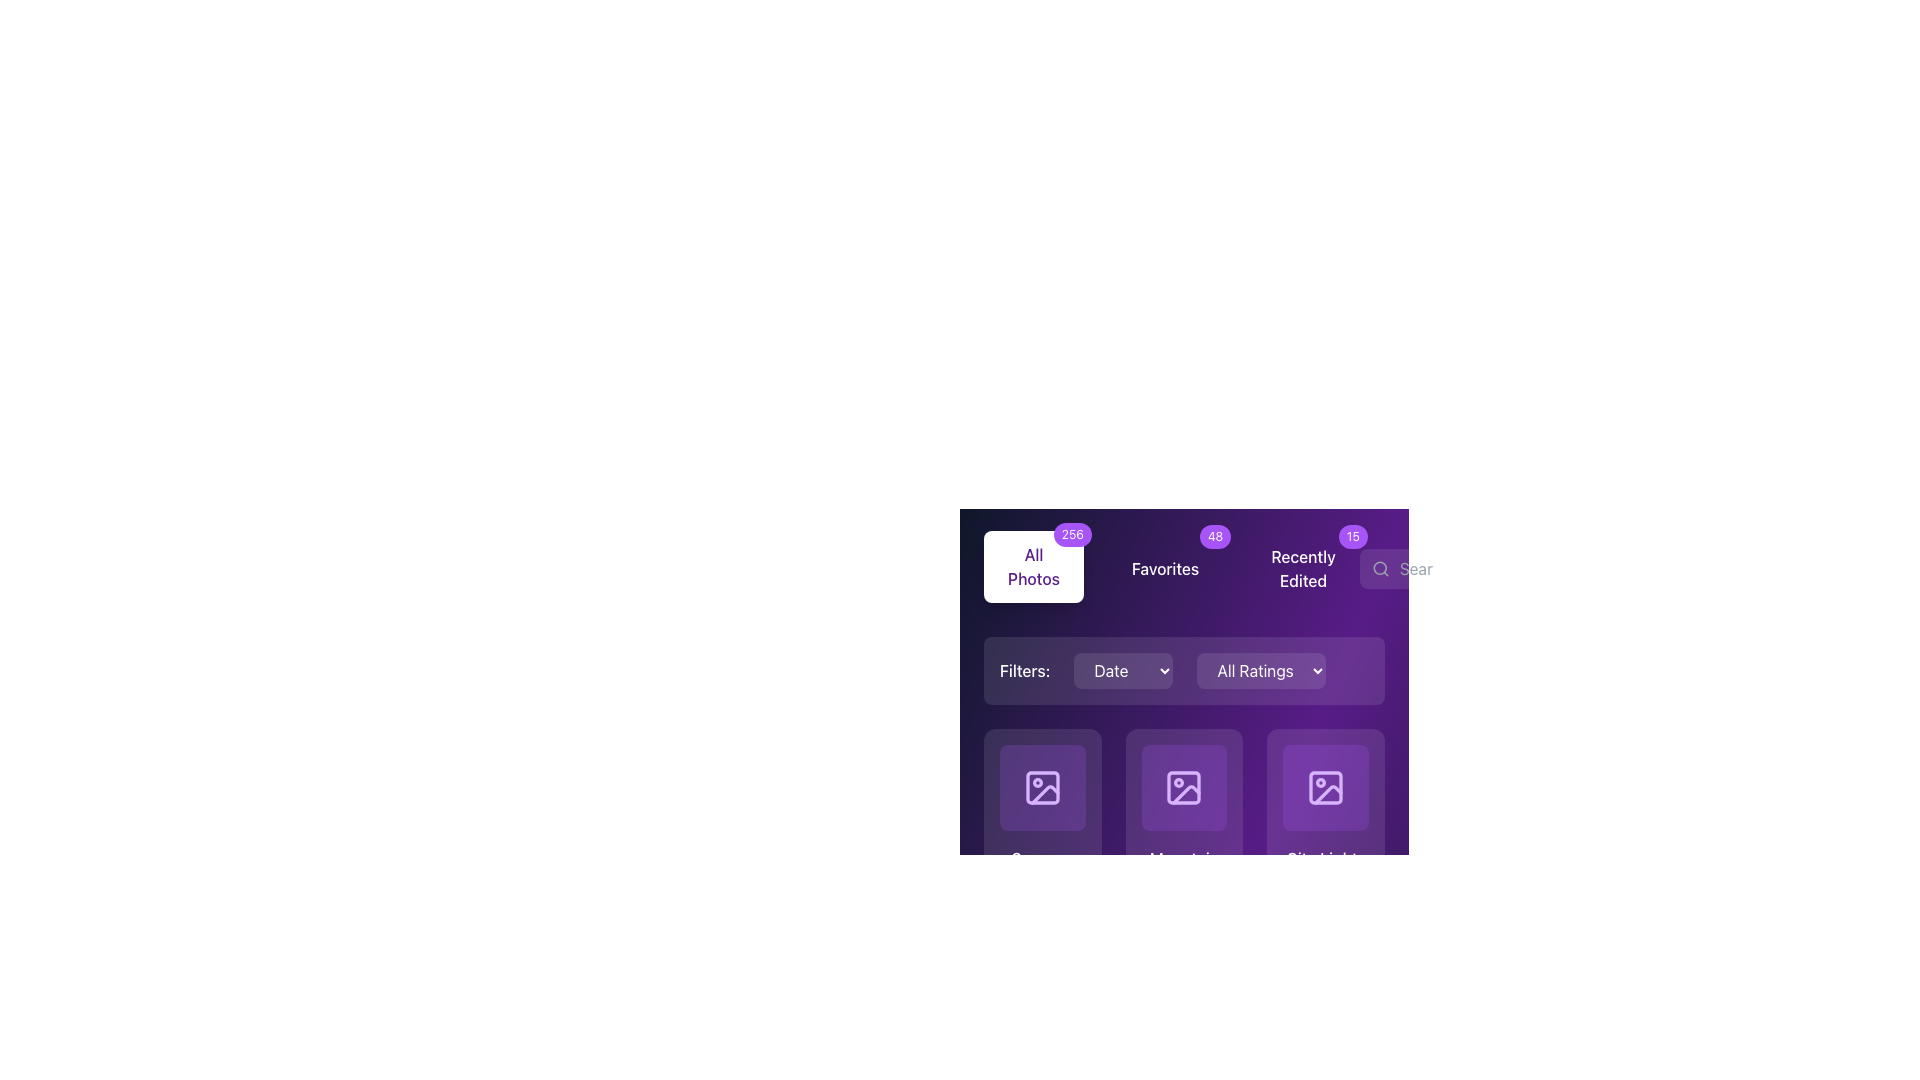 The height and width of the screenshot is (1080, 1920). I want to click on the 'Date' dropdown button, which has a purple background and is styled with rounded edges, so click(1123, 671).